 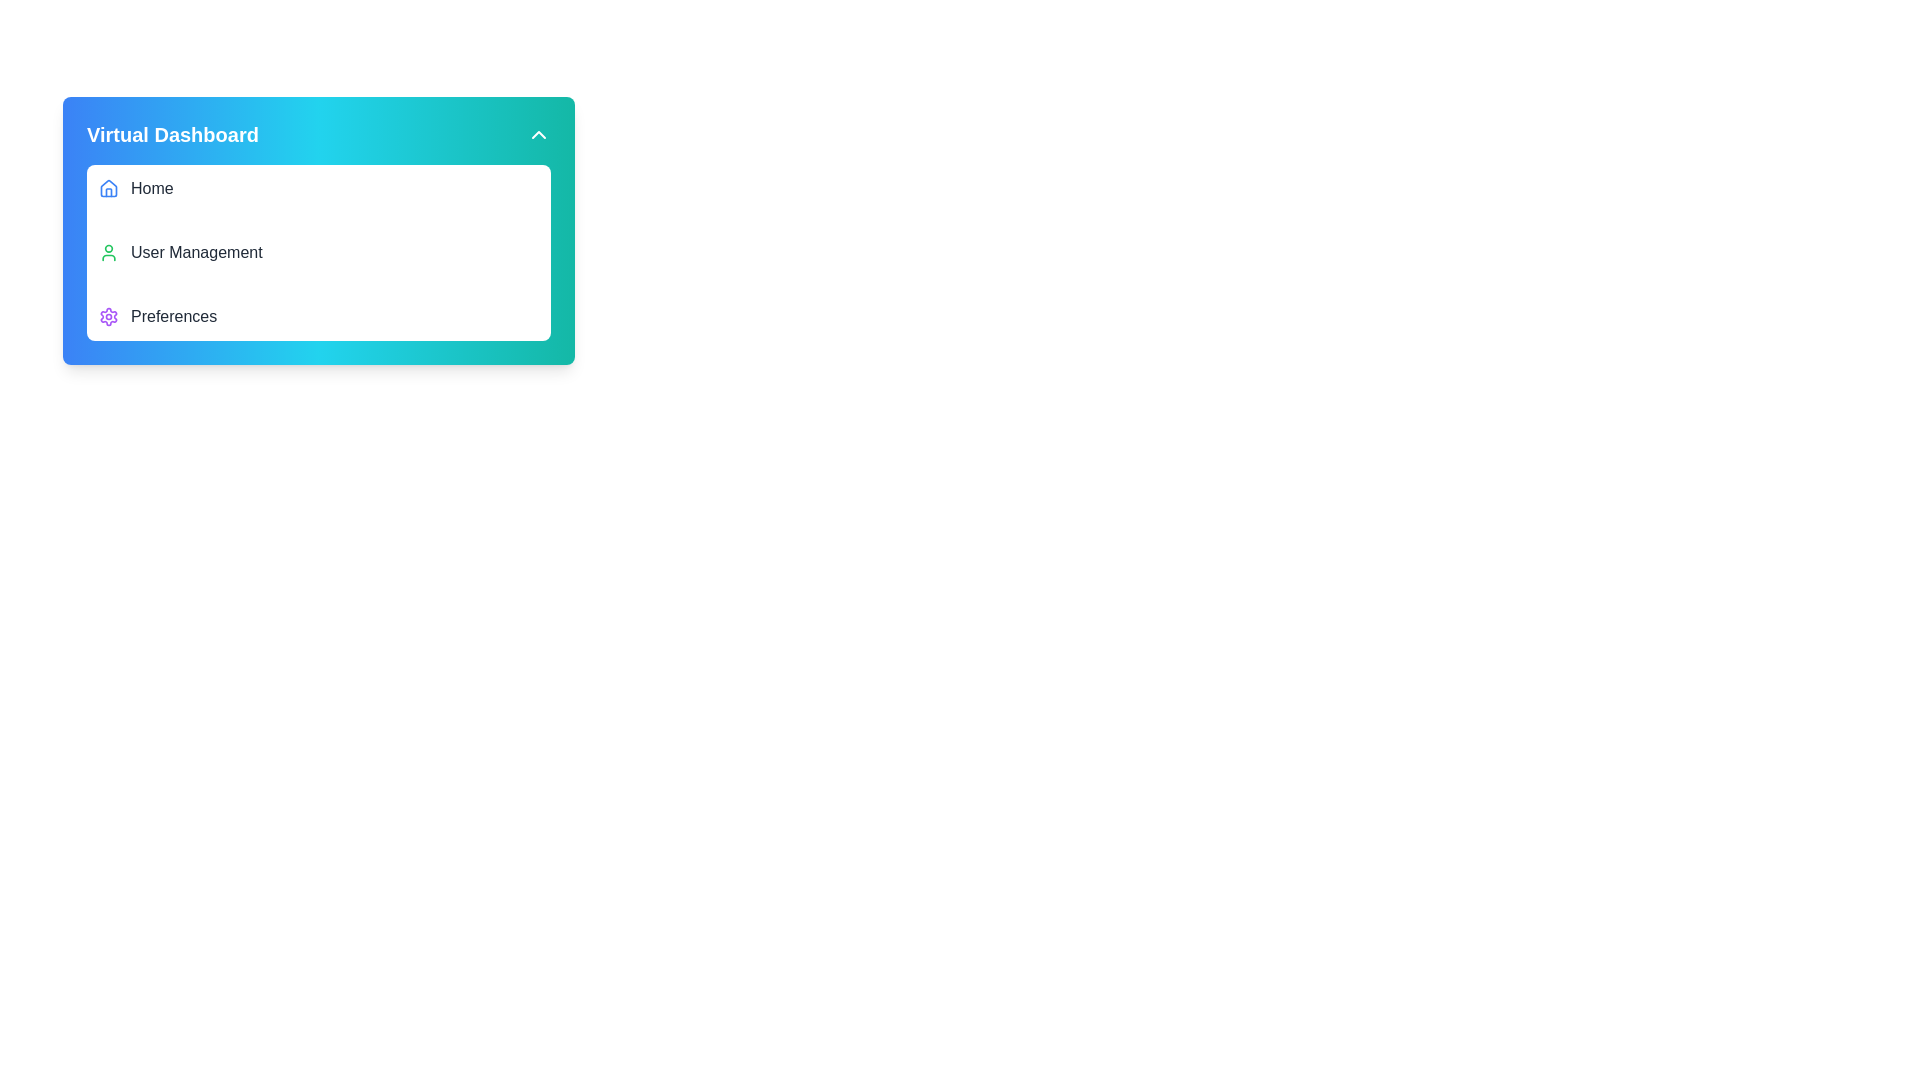 I want to click on the green user profile icon located next to the text 'User Management' in the 'Virtual Dashboard' menu, so click(x=108, y=252).